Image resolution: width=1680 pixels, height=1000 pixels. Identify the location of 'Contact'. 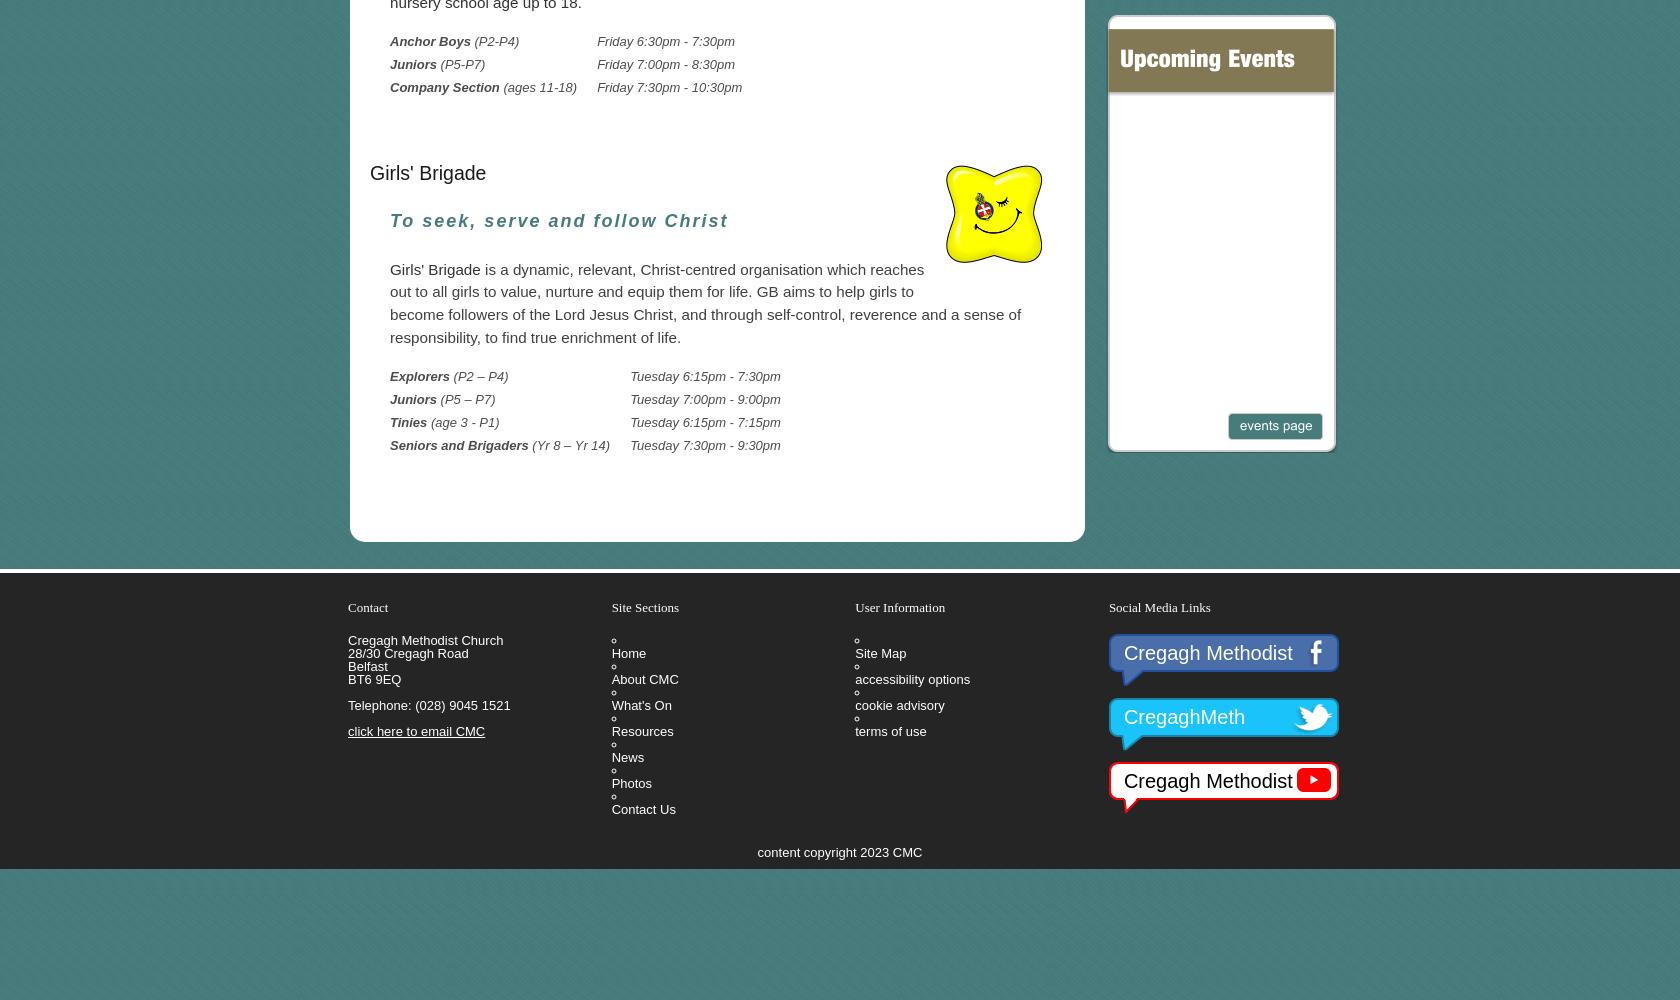
(367, 605).